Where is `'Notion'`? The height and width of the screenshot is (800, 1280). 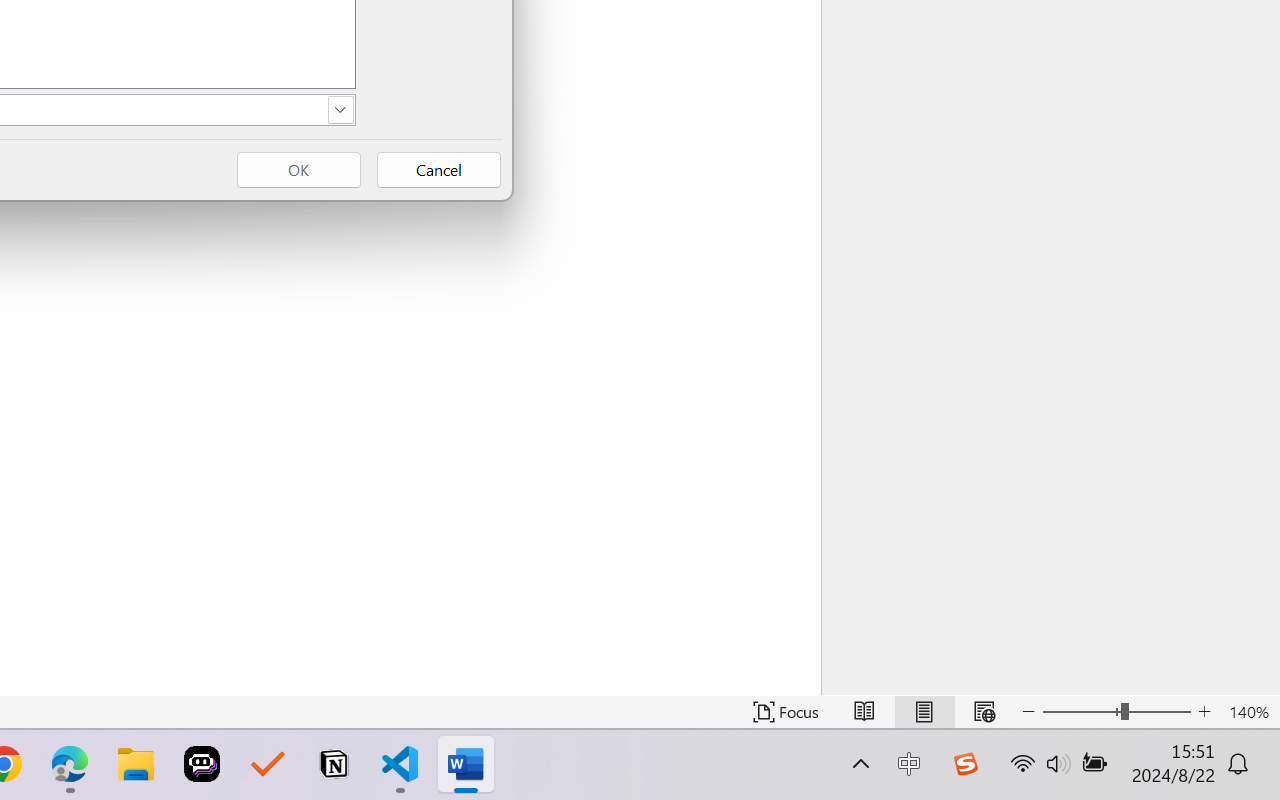 'Notion' is located at coordinates (334, 764).